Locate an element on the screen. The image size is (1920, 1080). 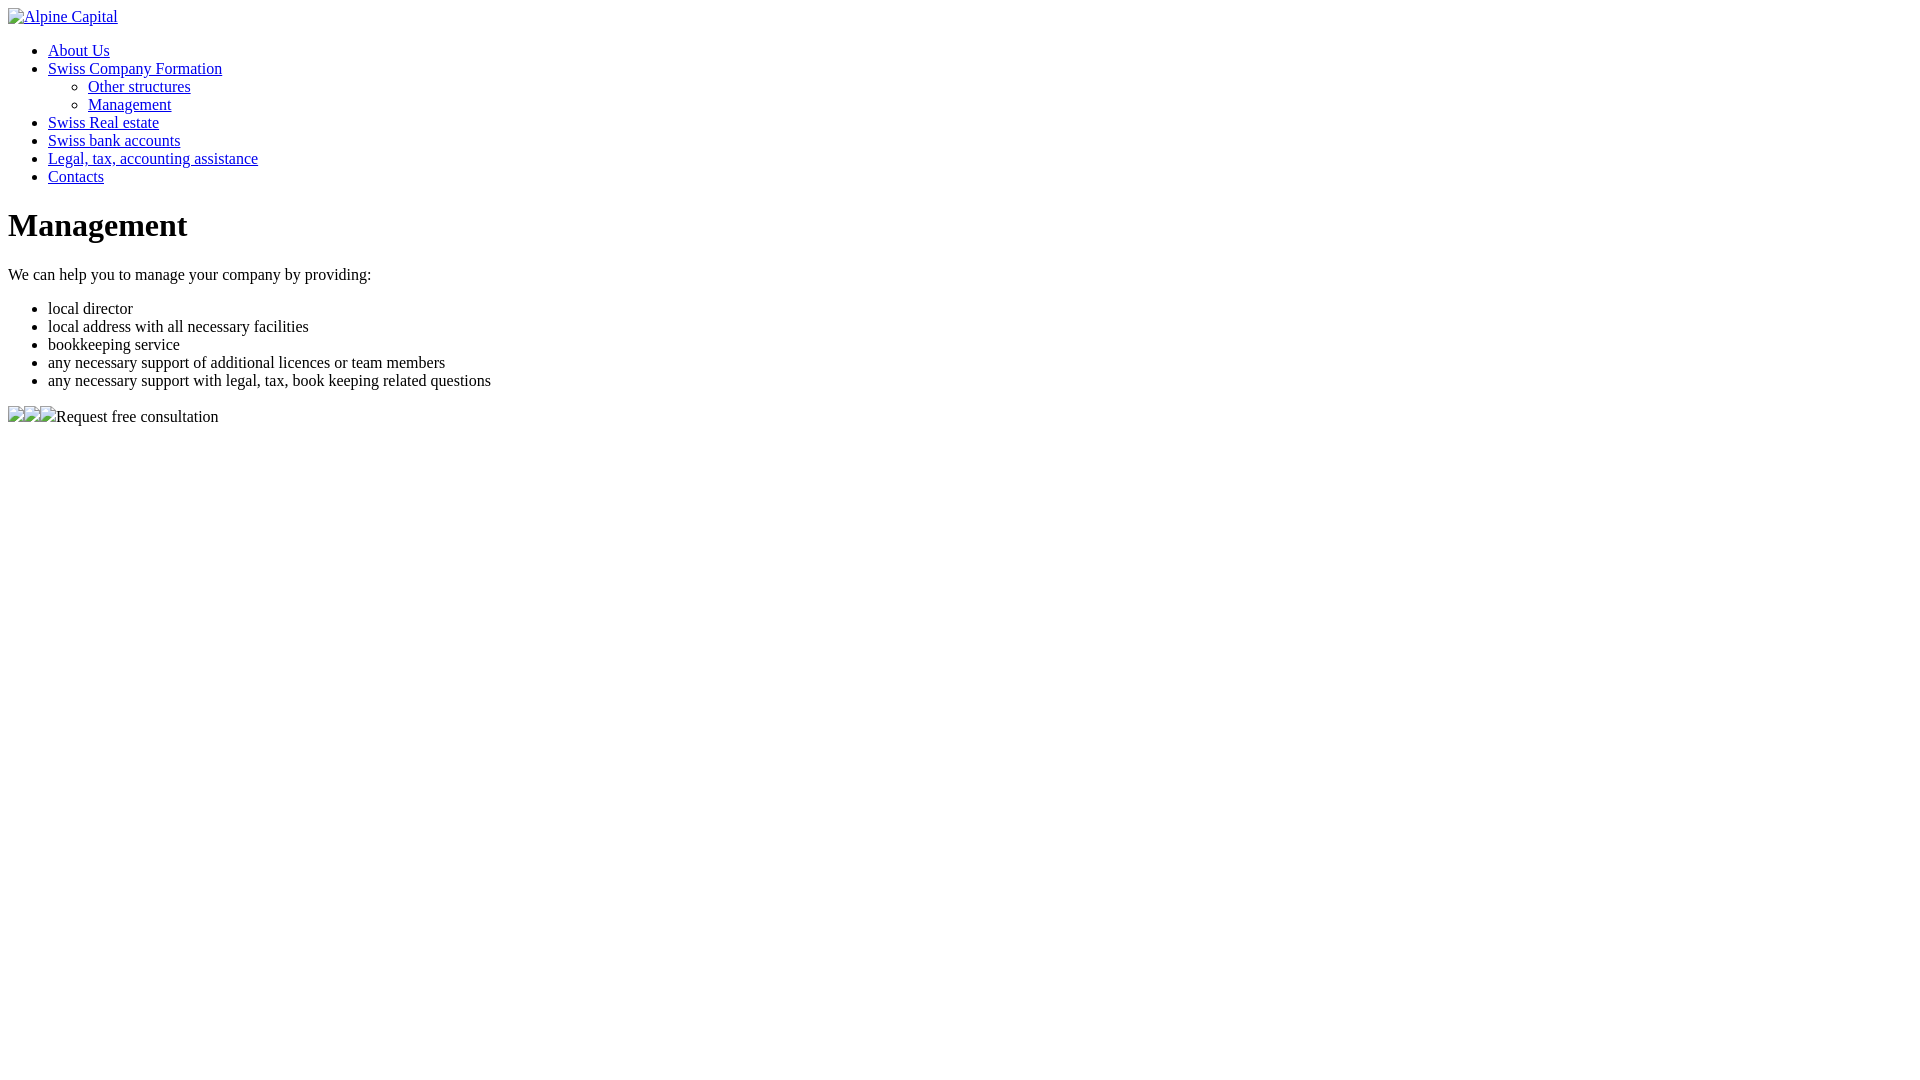
'Legal, tax, accounting assistance' is located at coordinates (152, 157).